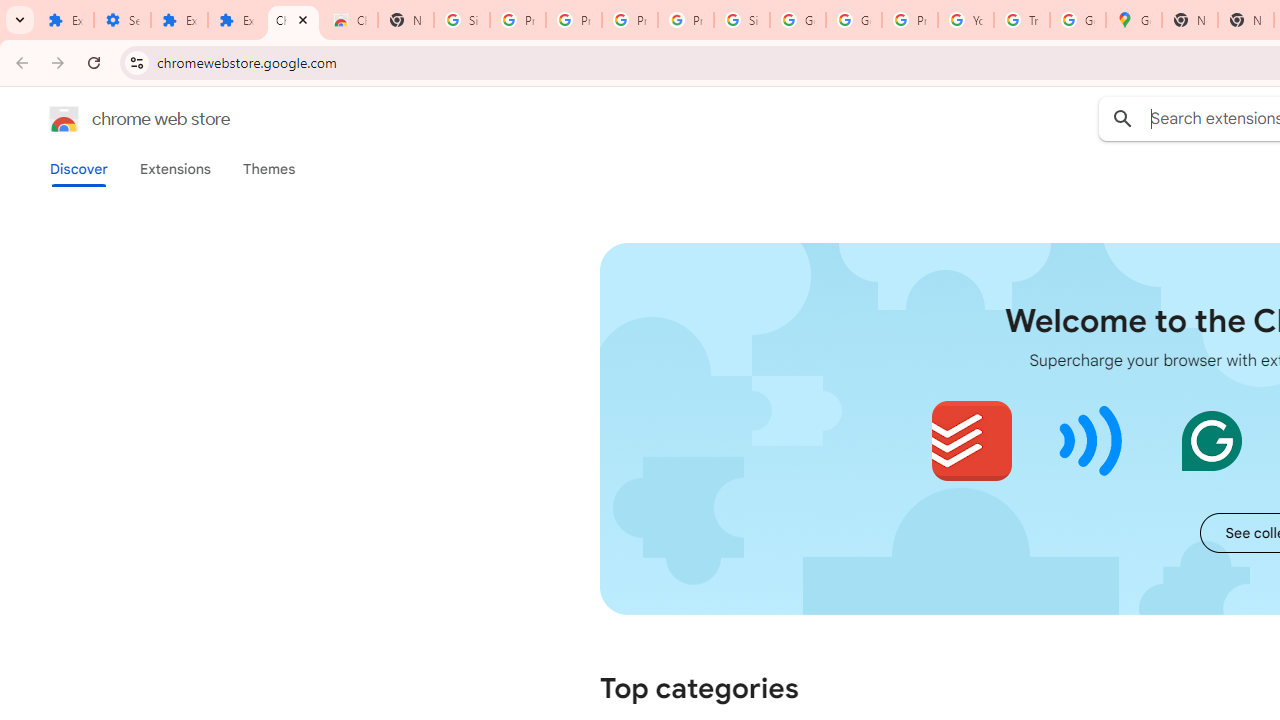  What do you see at coordinates (1090, 440) in the screenshot?
I see `'Volume Master'` at bounding box center [1090, 440].